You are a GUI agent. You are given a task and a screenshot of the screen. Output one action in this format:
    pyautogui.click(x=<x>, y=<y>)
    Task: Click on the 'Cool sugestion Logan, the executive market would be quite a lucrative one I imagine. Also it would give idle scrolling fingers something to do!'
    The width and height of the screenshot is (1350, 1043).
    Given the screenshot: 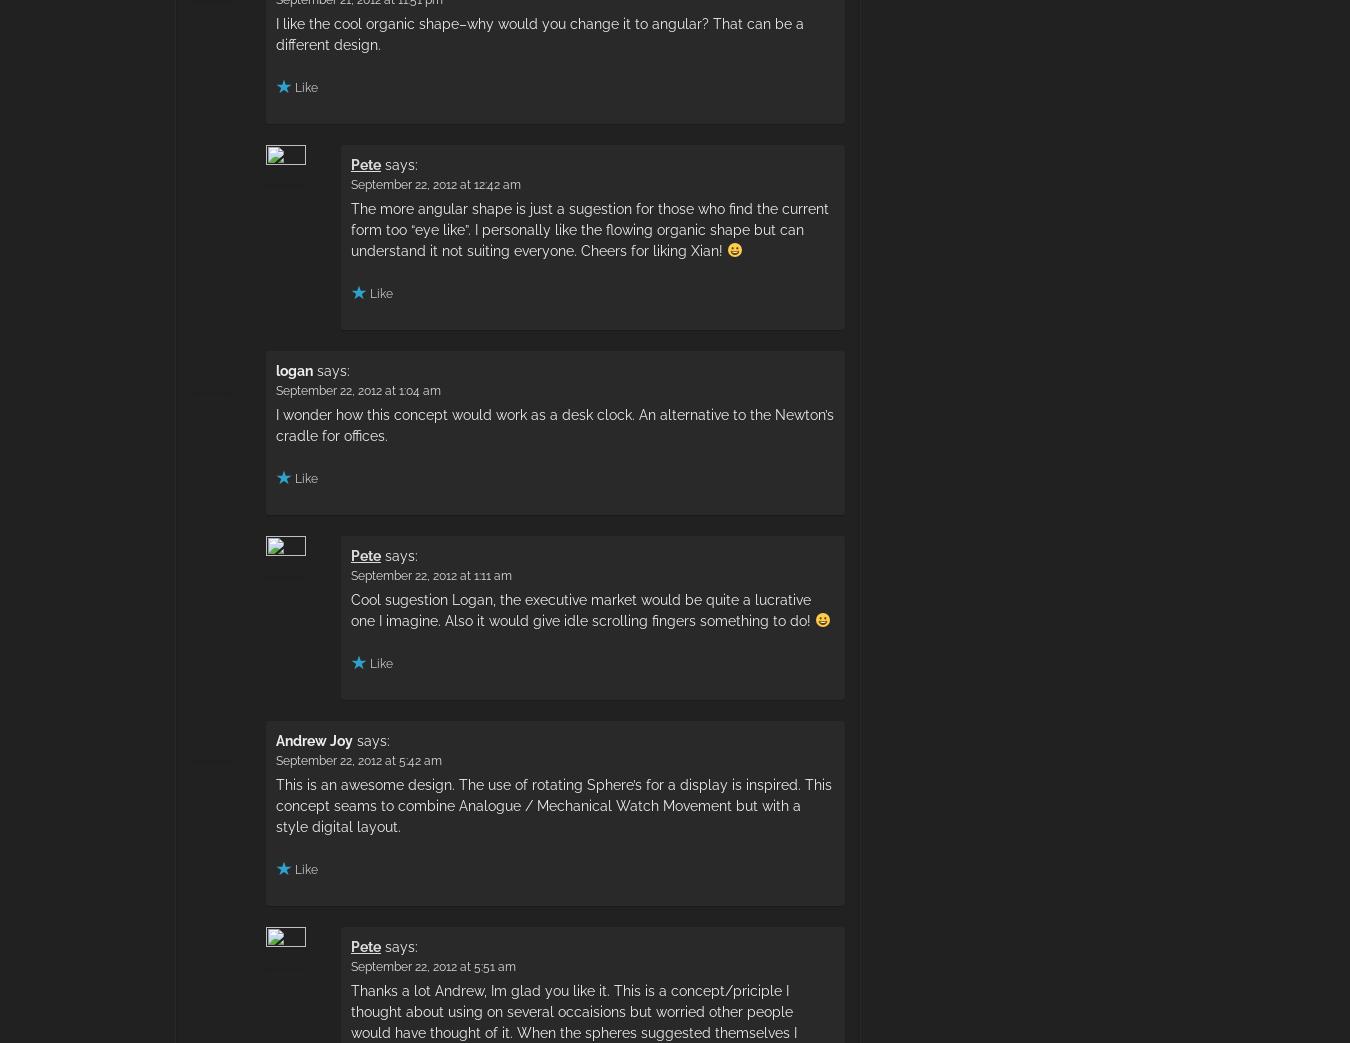 What is the action you would take?
    pyautogui.click(x=583, y=608)
    